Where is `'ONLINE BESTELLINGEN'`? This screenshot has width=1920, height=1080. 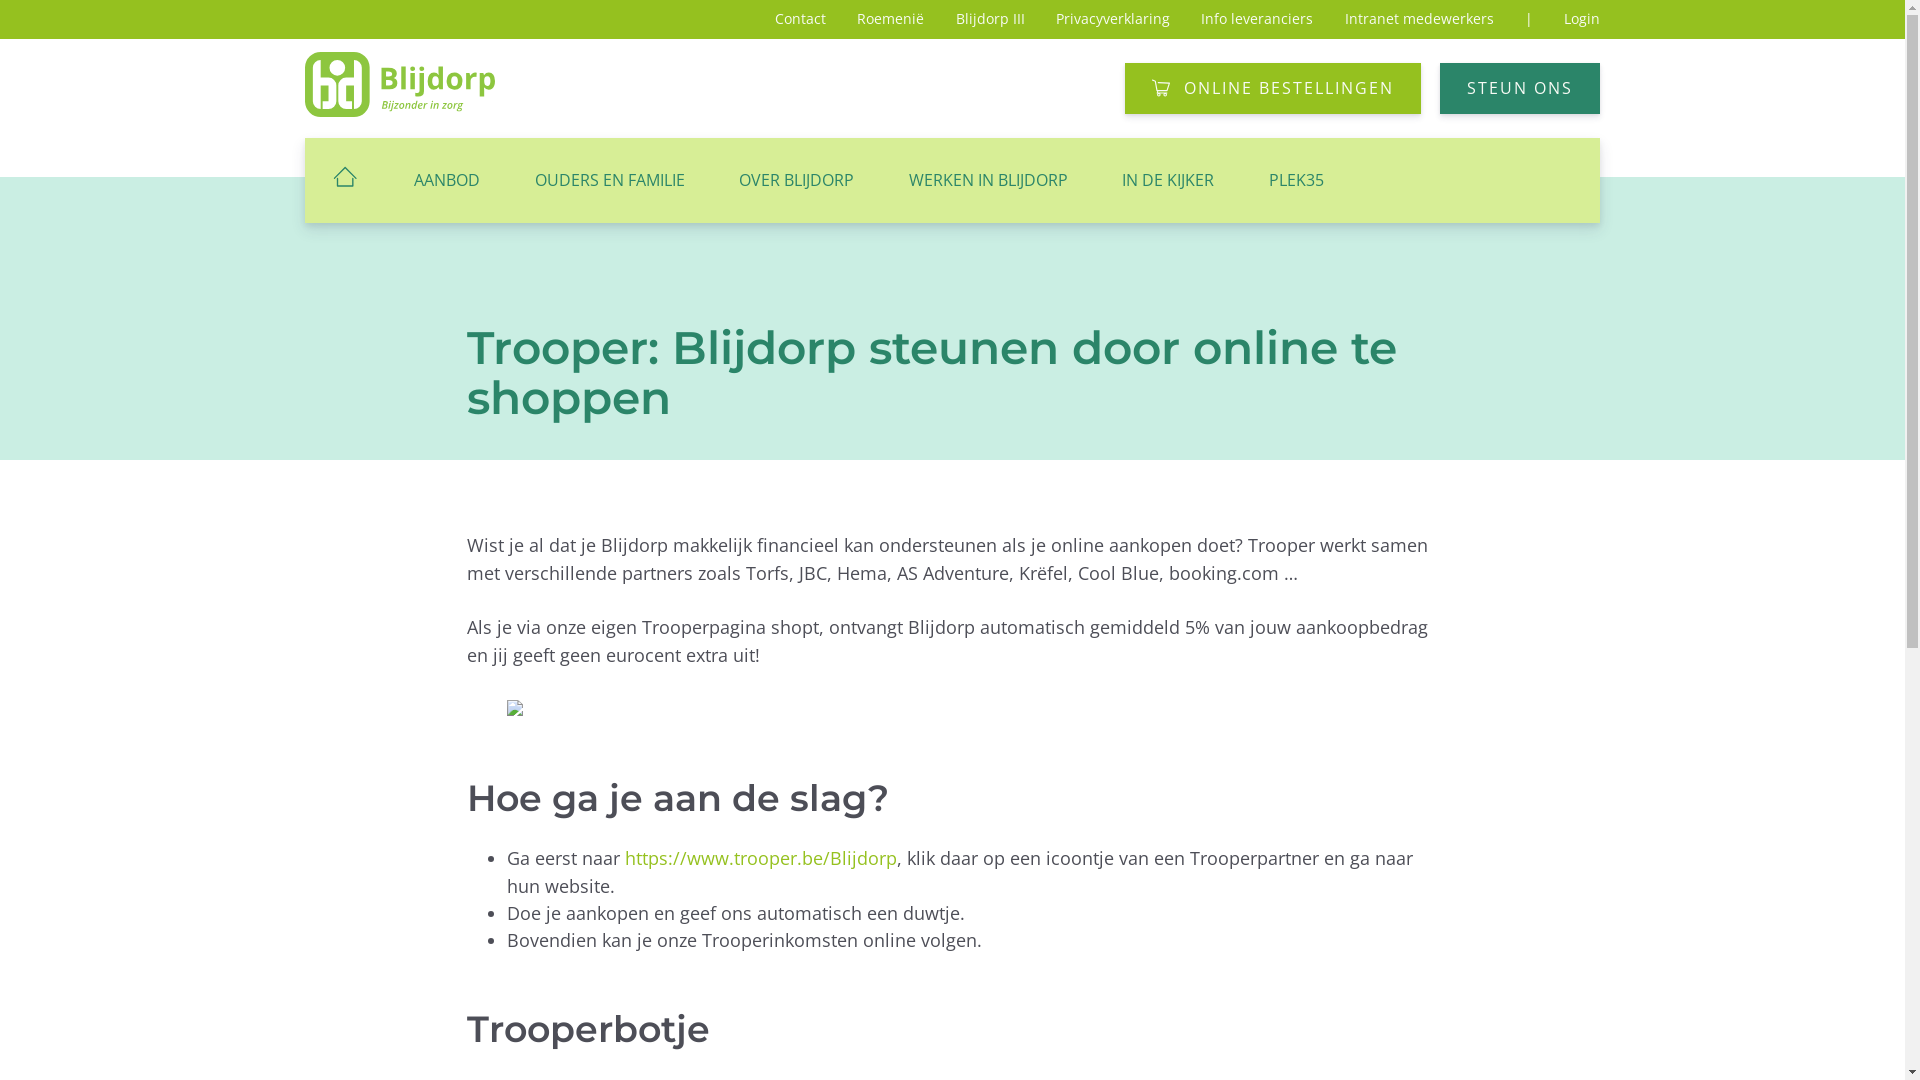 'ONLINE BESTELLINGEN' is located at coordinates (1271, 87).